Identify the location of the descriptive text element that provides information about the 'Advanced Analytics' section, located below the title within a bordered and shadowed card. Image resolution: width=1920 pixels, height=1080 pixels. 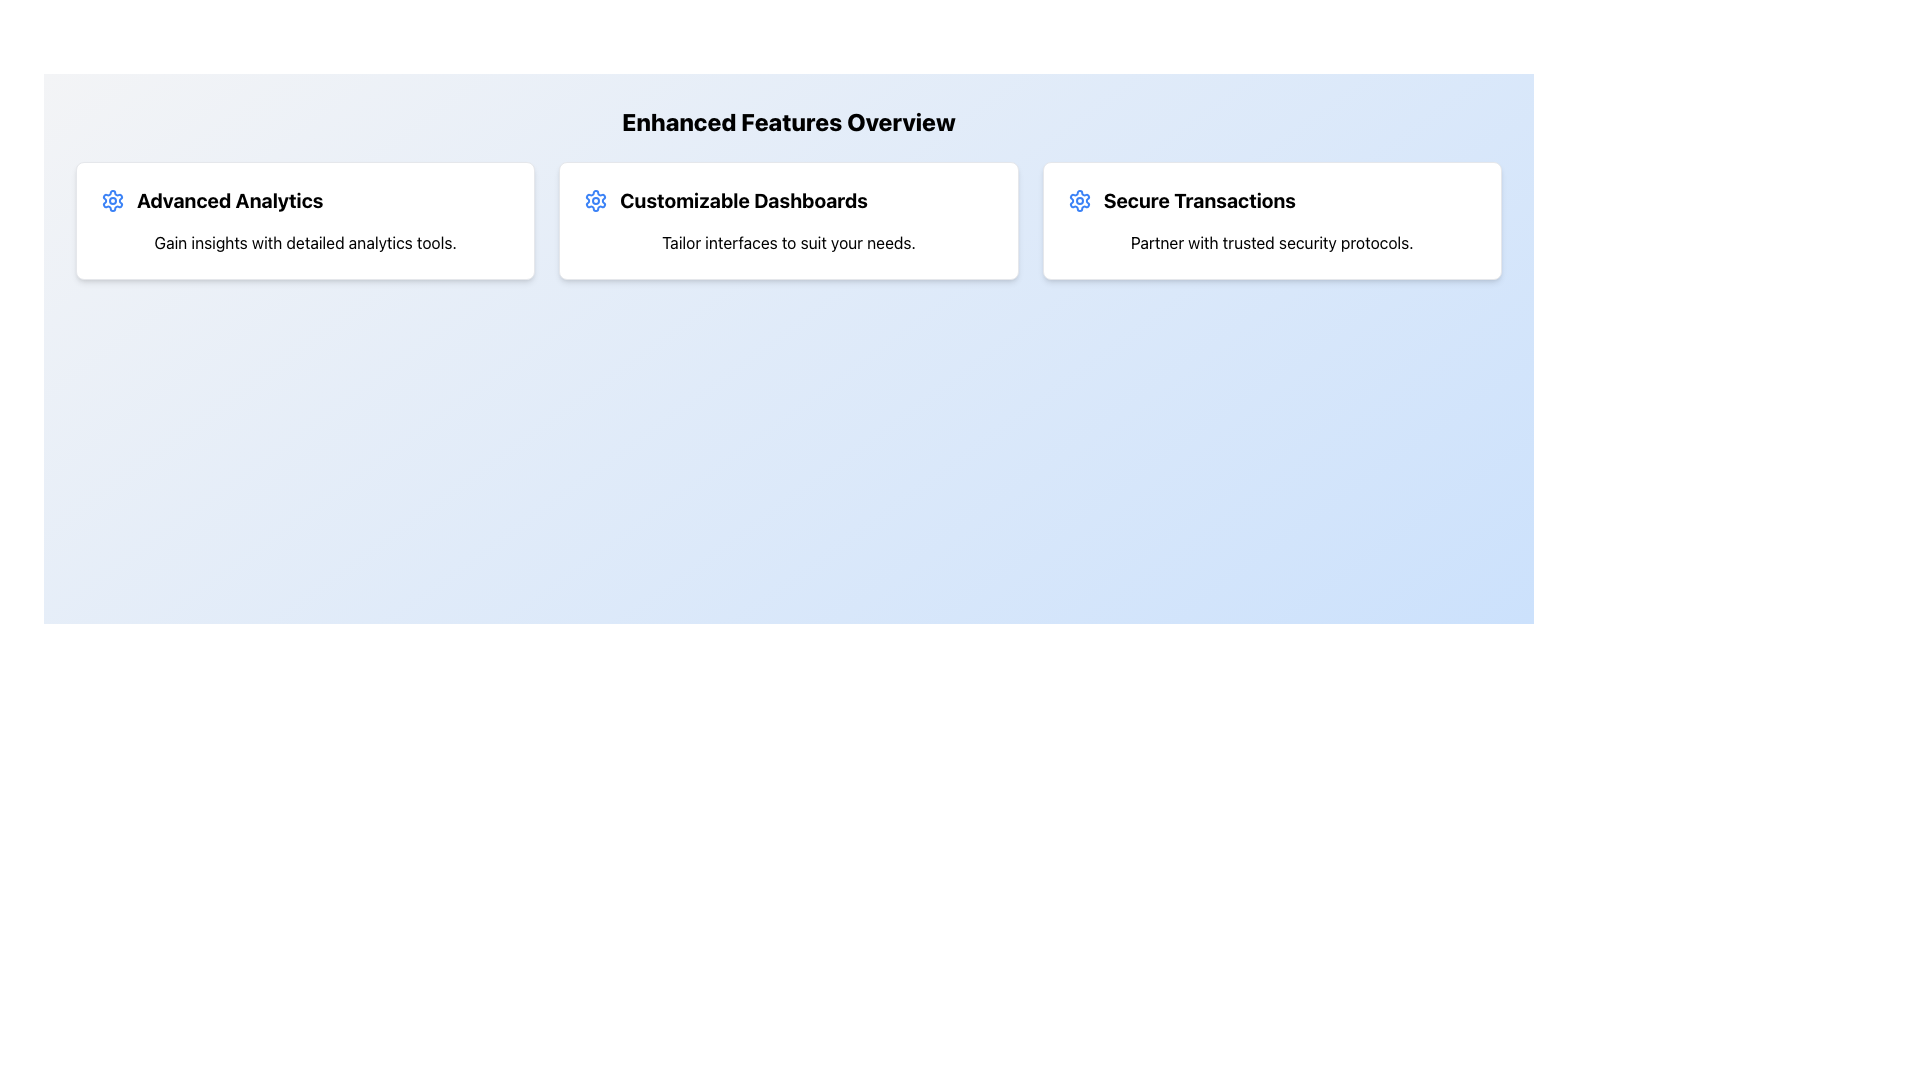
(304, 242).